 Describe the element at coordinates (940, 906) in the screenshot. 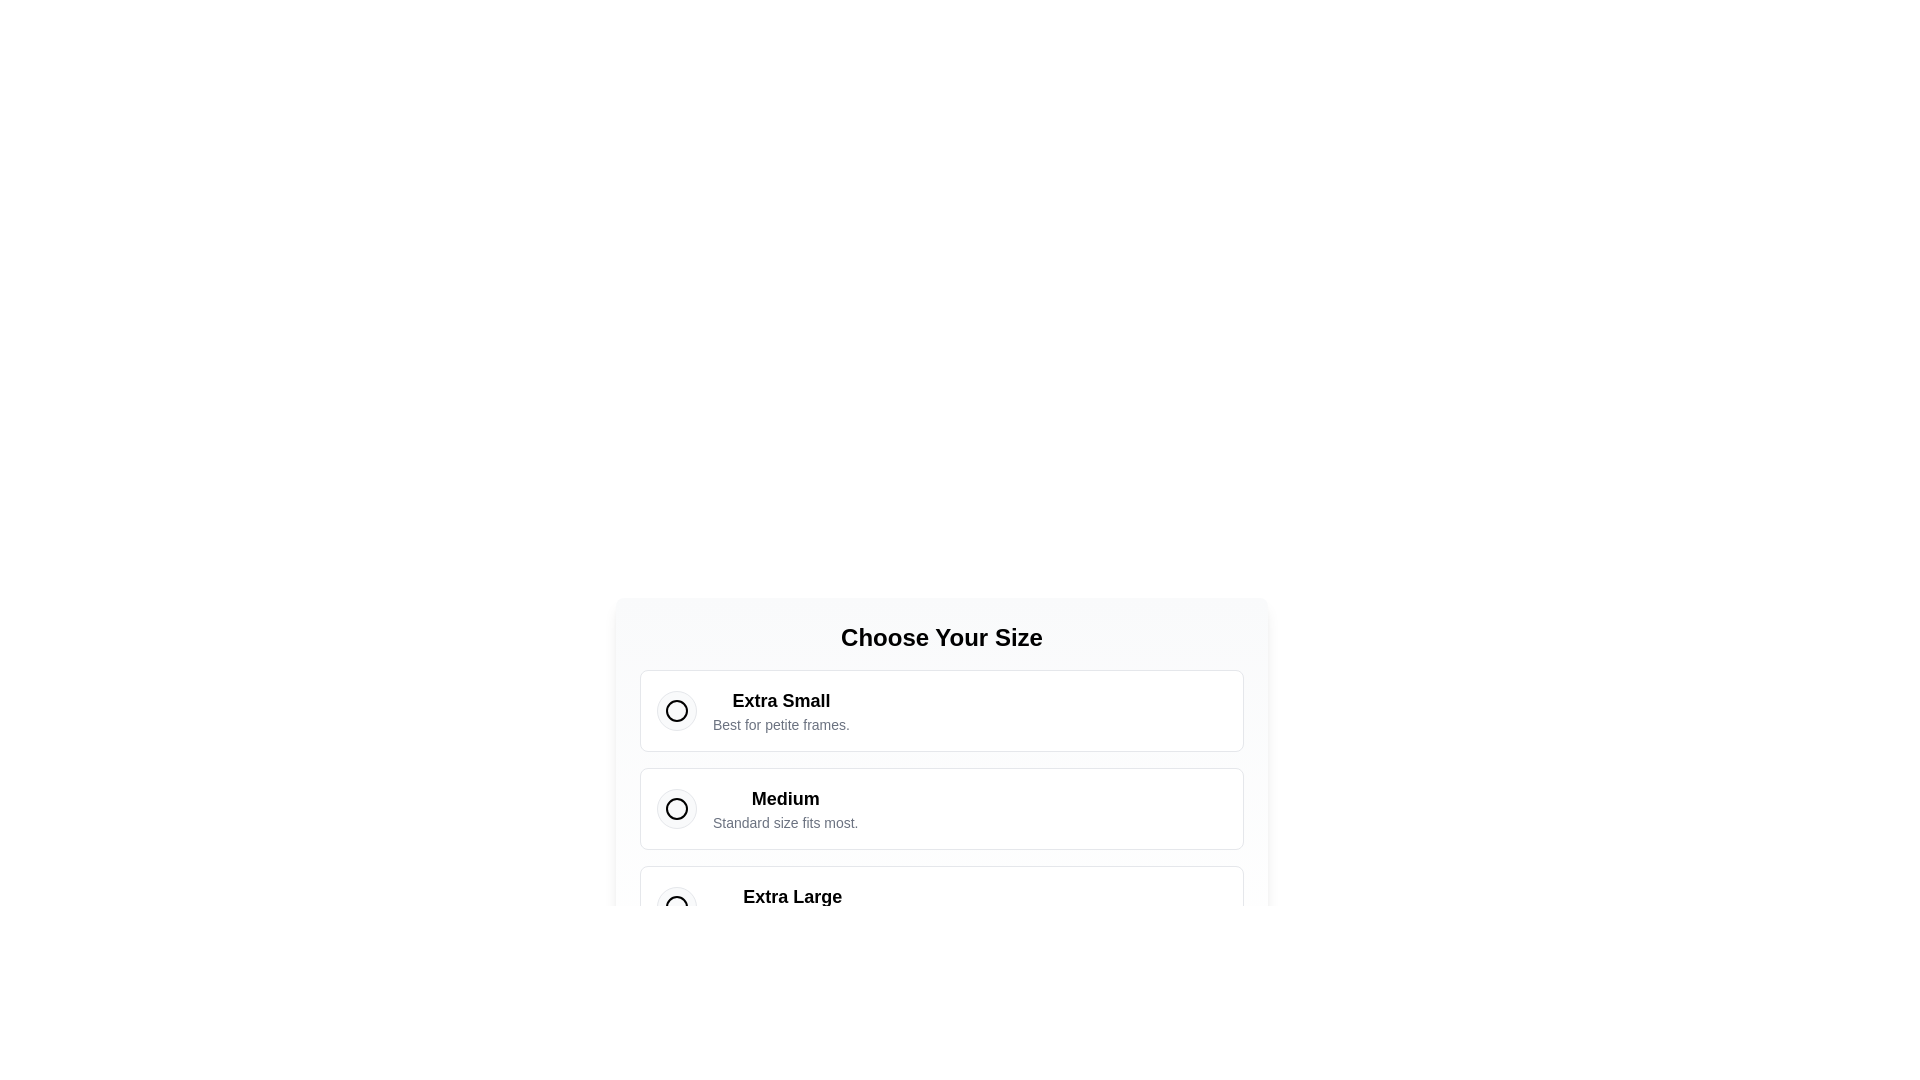

I see `the selectable option card representing the size 'Extra Large' located at the bottom of the list under 'Choose Your Size'` at that location.